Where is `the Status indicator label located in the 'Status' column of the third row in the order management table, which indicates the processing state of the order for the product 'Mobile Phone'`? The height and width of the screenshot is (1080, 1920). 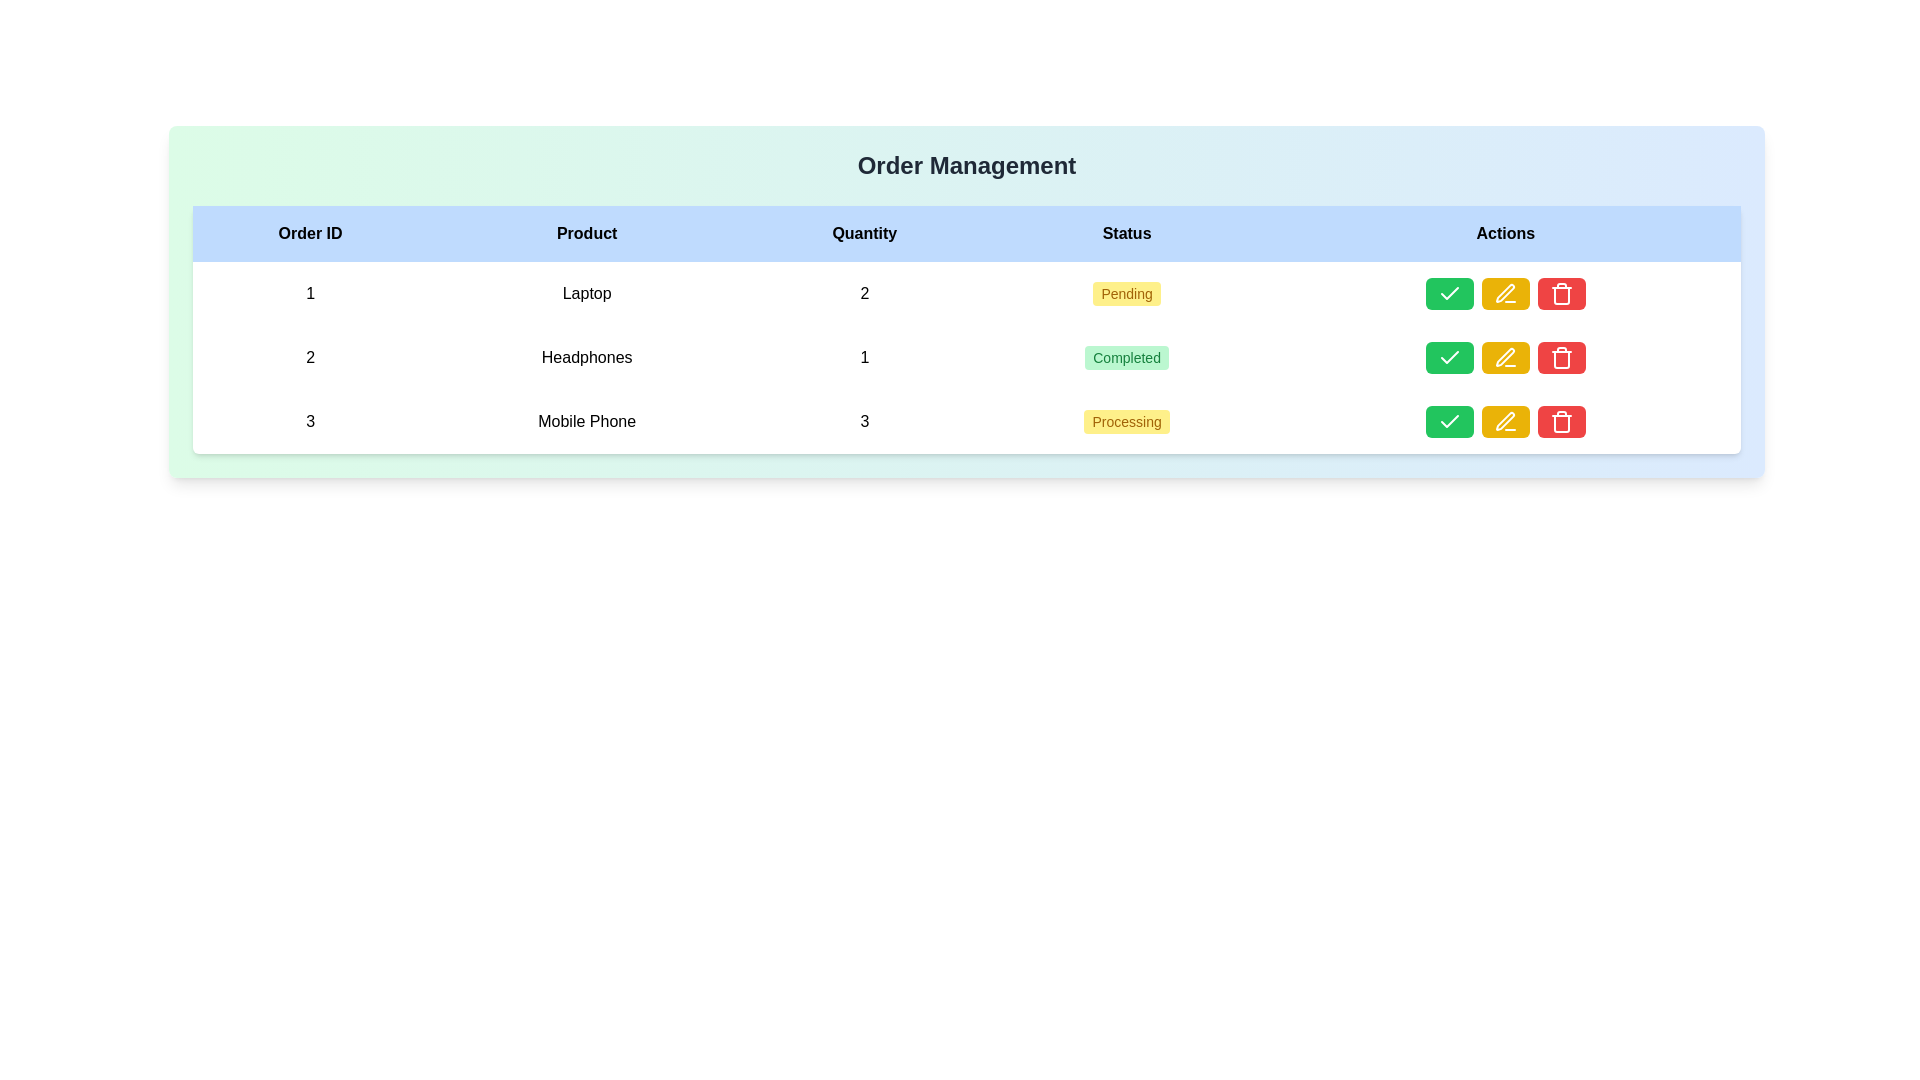 the Status indicator label located in the 'Status' column of the third row in the order management table, which indicates the processing state of the order for the product 'Mobile Phone' is located at coordinates (1127, 420).